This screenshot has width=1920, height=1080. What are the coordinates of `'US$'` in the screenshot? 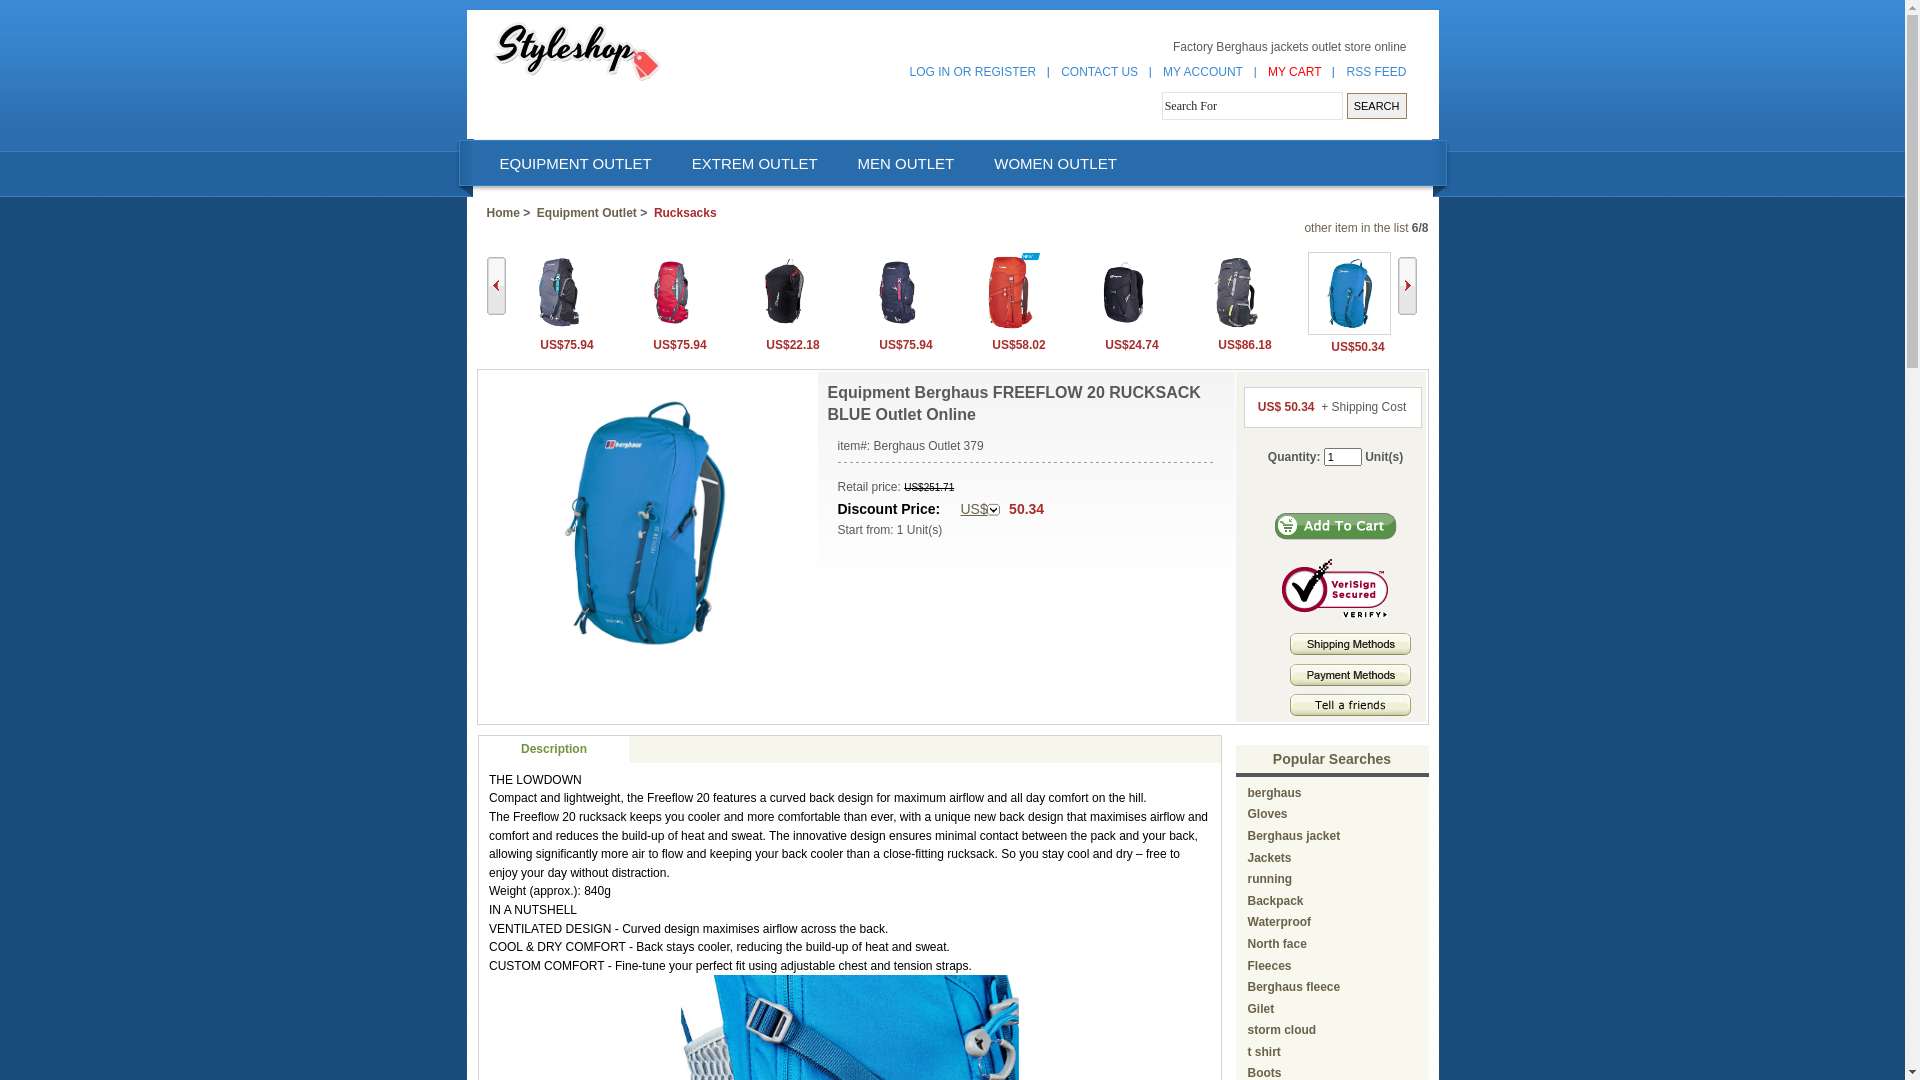 It's located at (979, 508).